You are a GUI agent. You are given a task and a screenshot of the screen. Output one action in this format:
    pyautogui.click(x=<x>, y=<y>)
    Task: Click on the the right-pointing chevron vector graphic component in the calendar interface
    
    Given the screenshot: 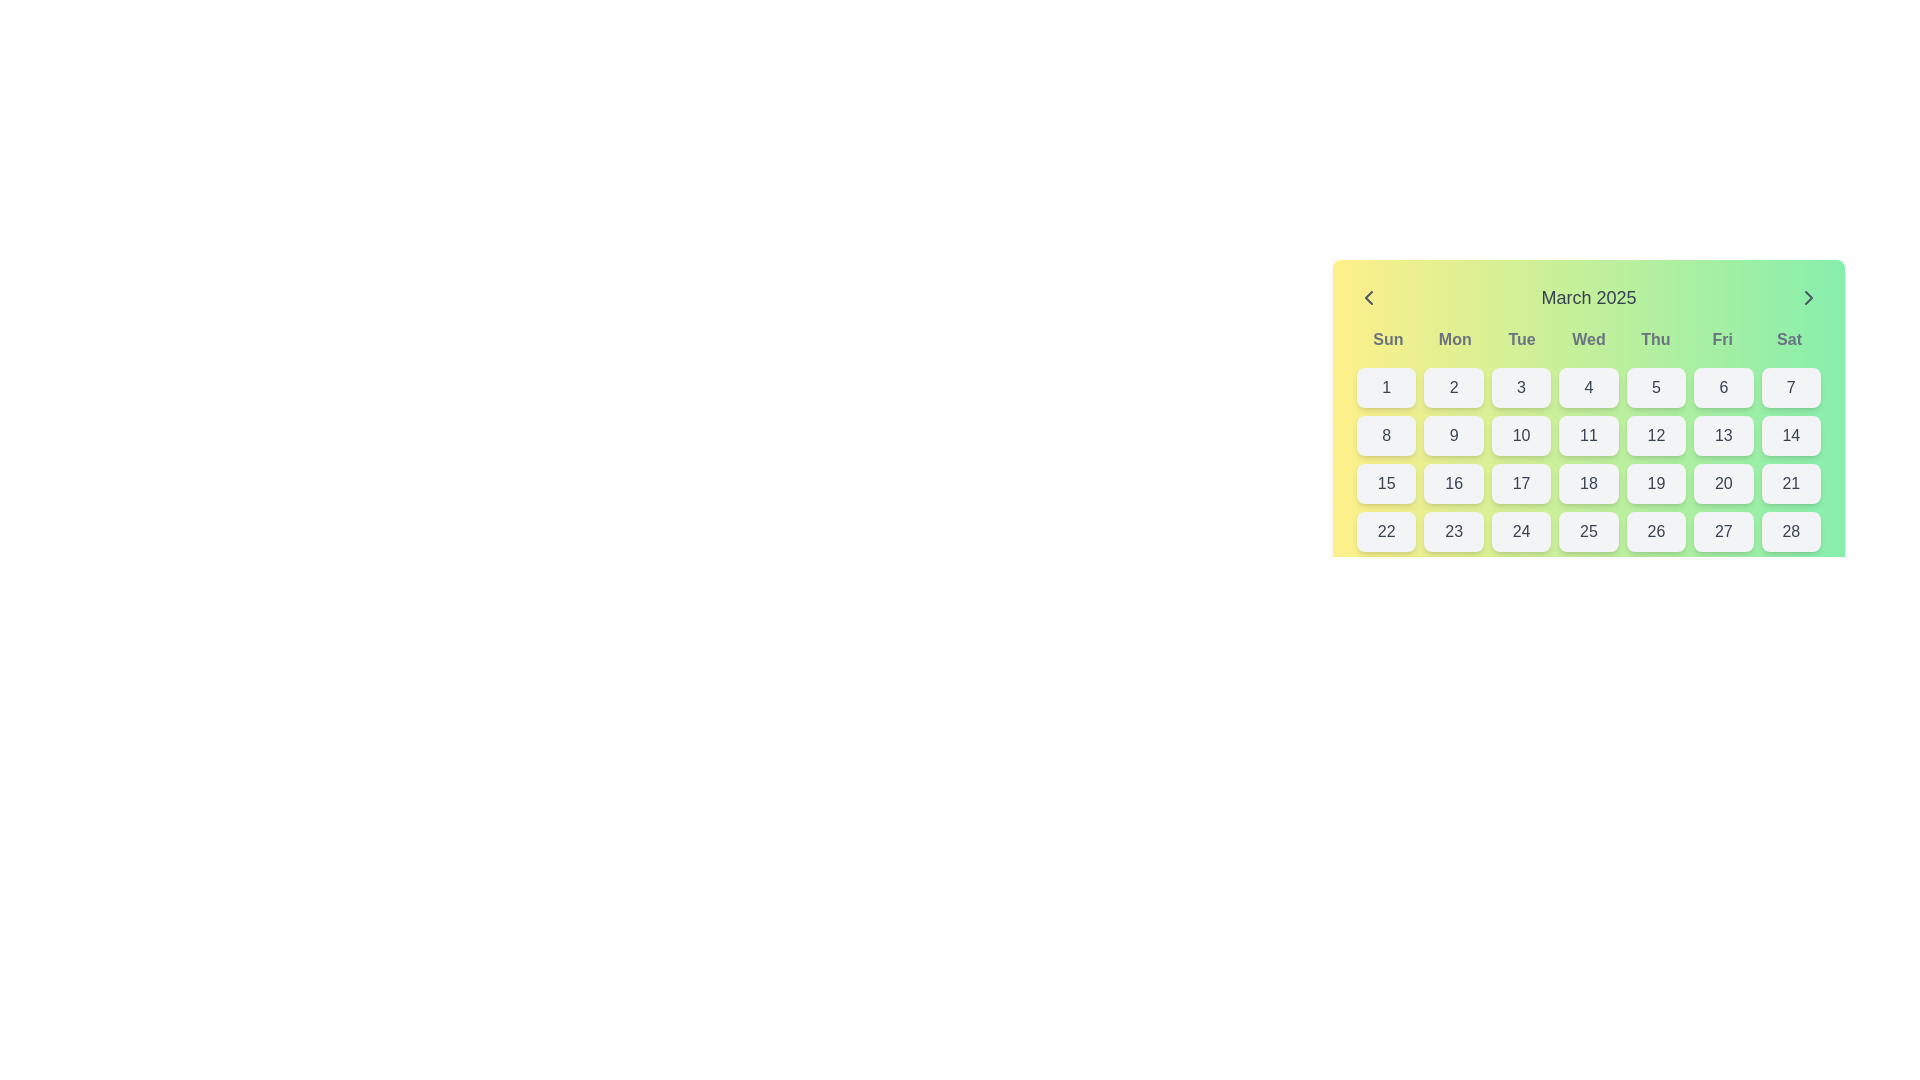 What is the action you would take?
    pyautogui.click(x=1809, y=297)
    